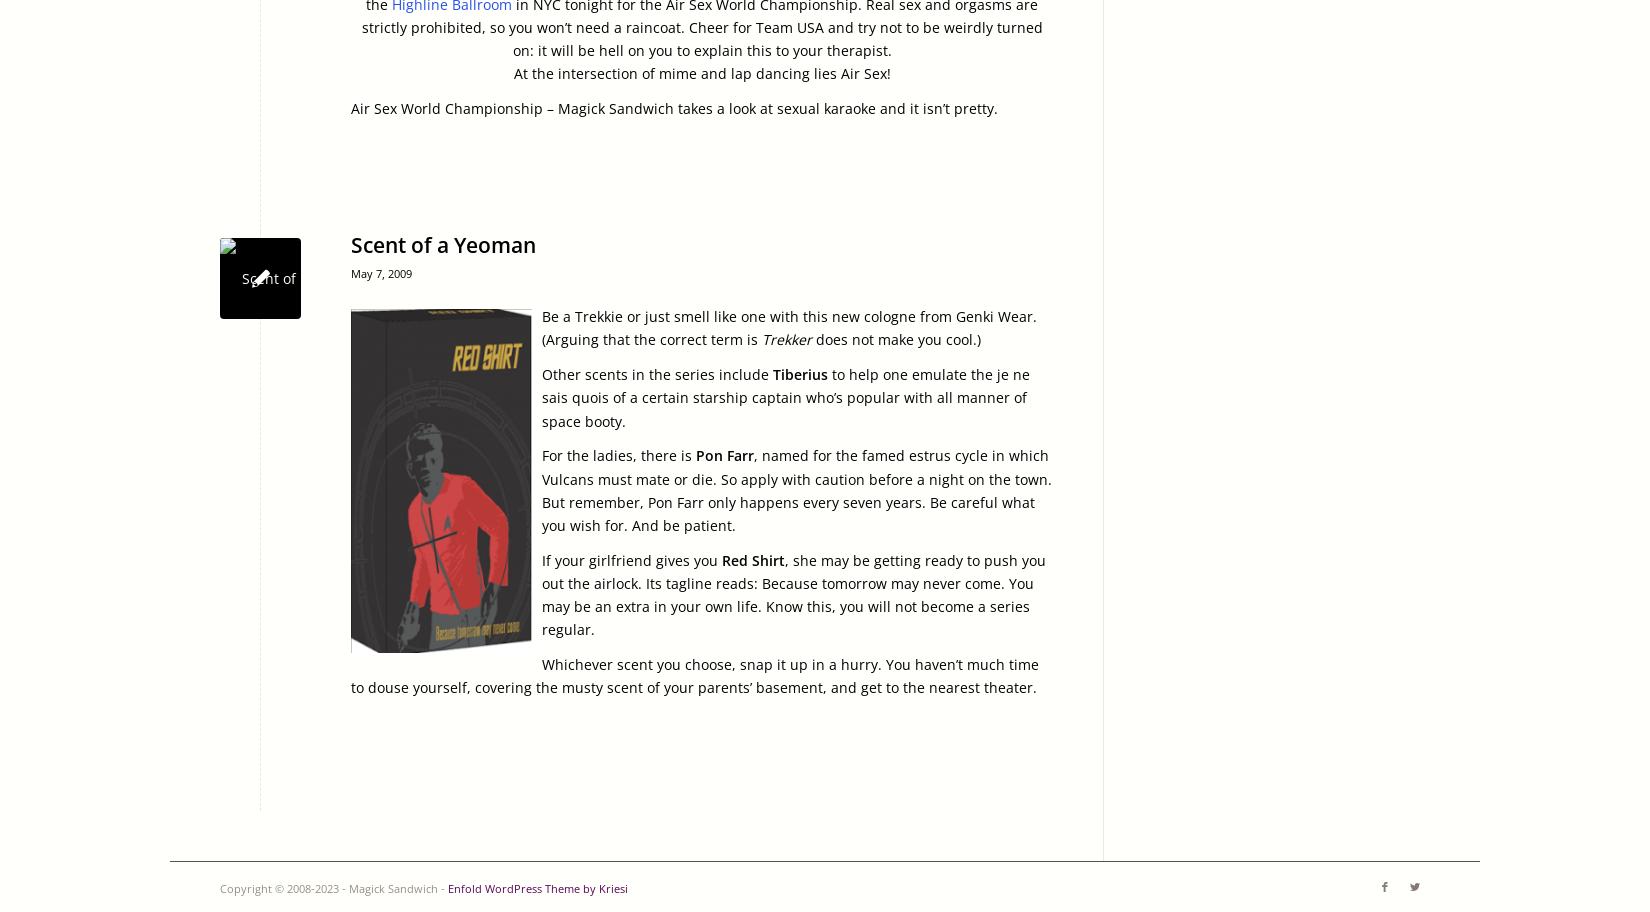  I want to click on 'May 7, 2009', so click(350, 272).